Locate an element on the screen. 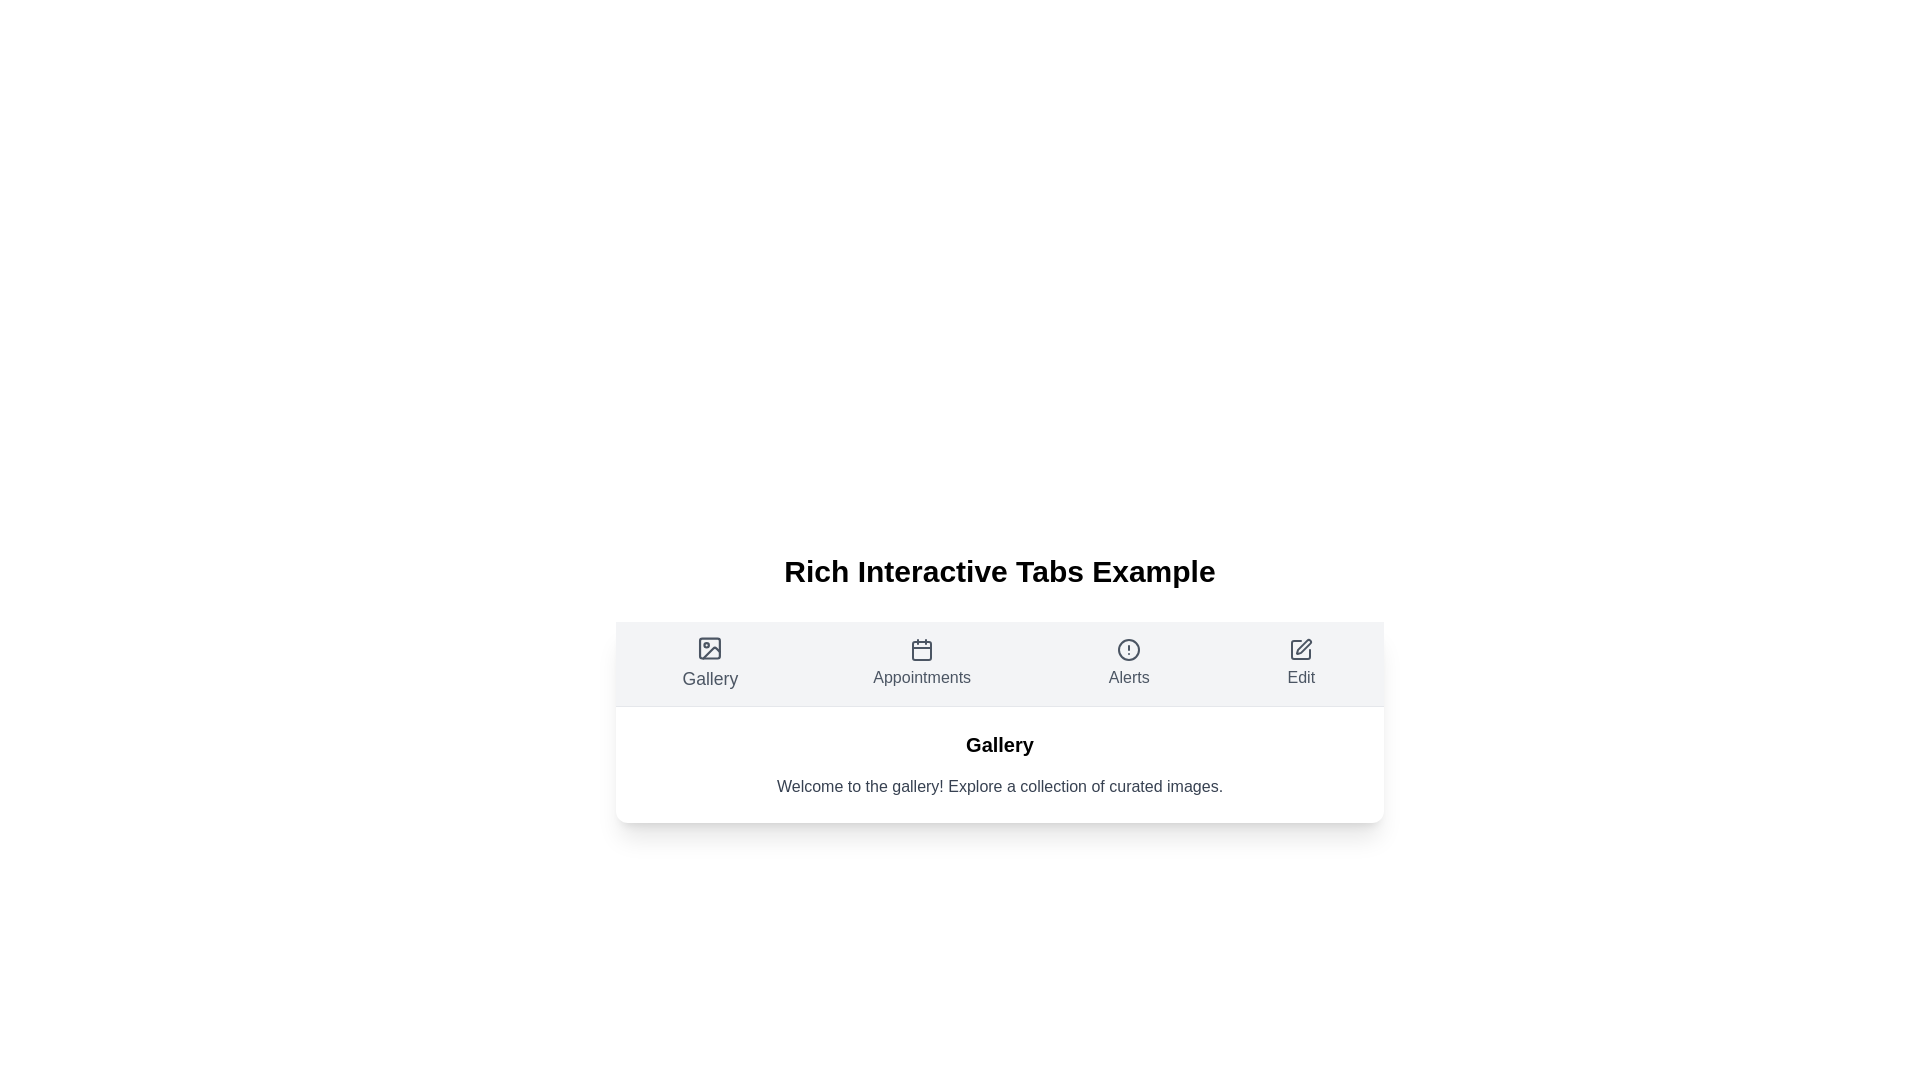  the tab labeled Edit is located at coordinates (1300, 663).